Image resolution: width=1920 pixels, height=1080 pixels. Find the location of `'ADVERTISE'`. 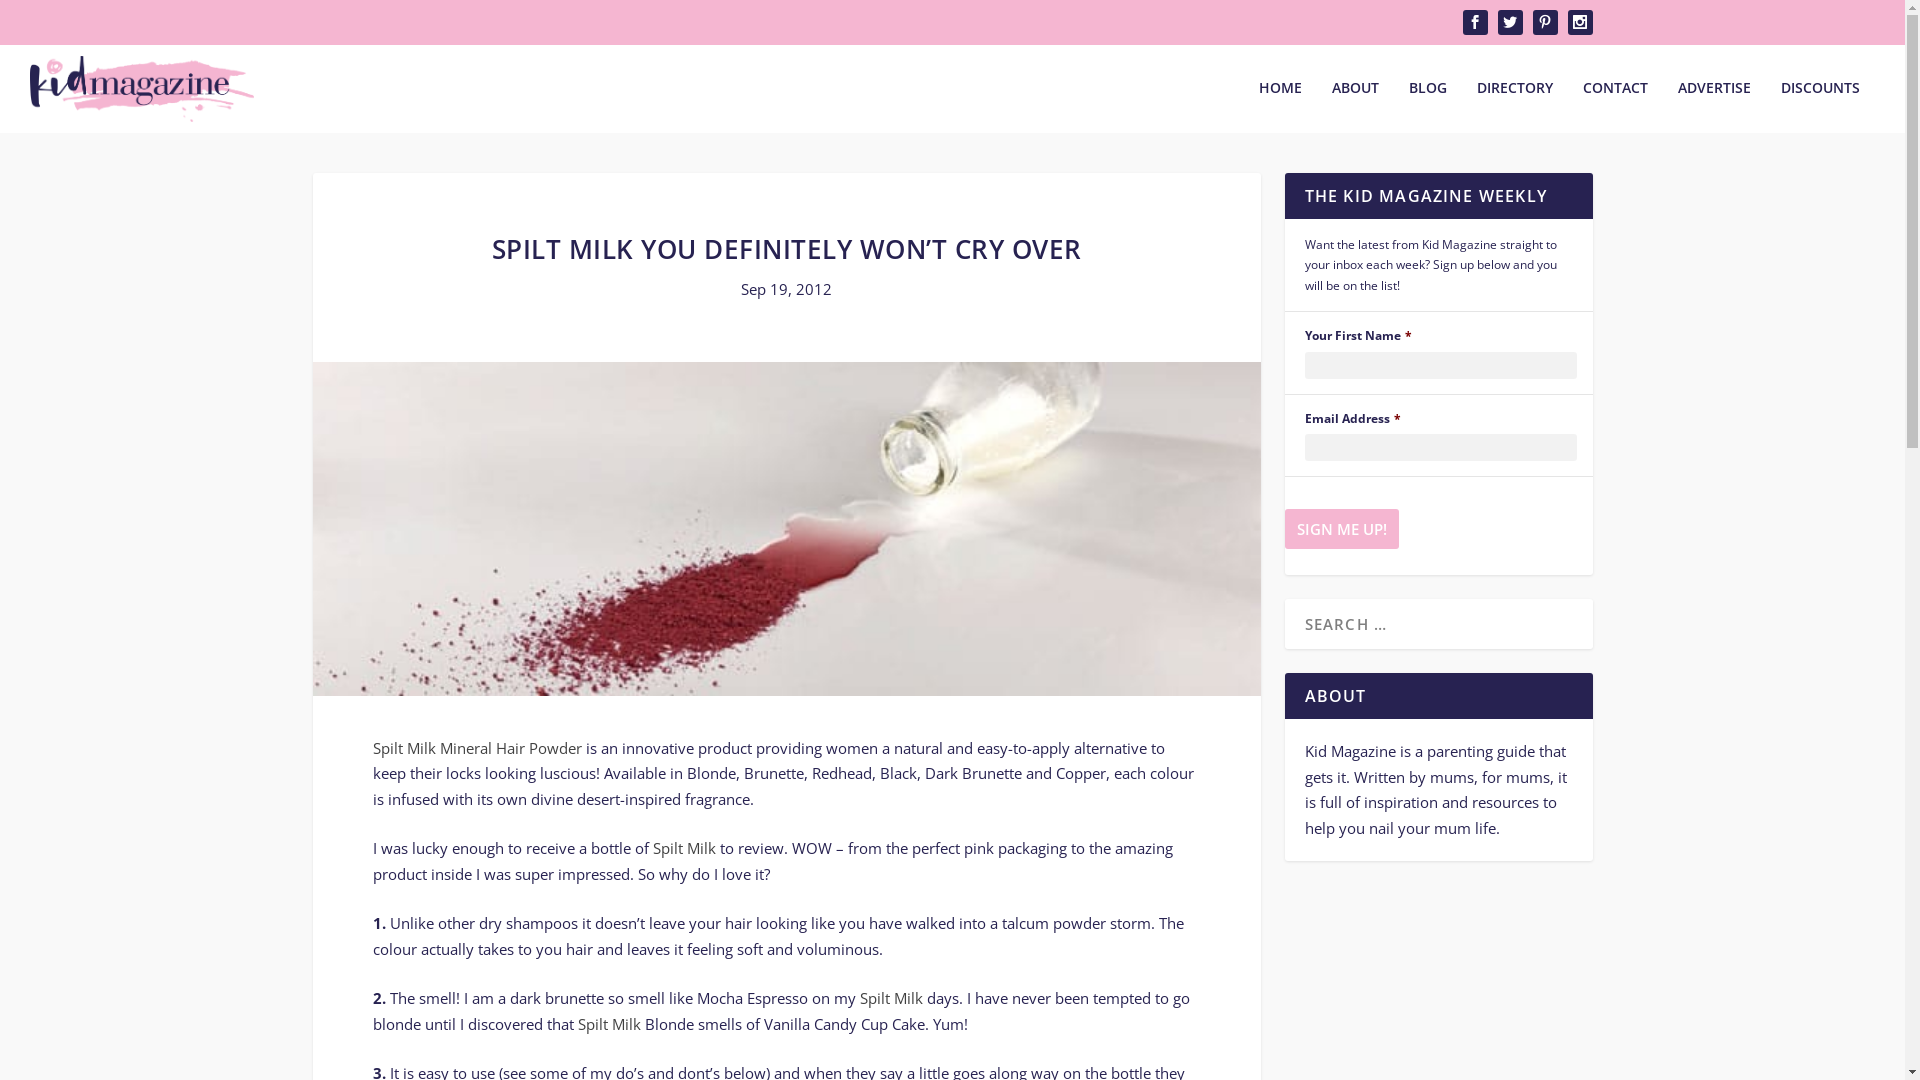

'ADVERTISE' is located at coordinates (1713, 106).